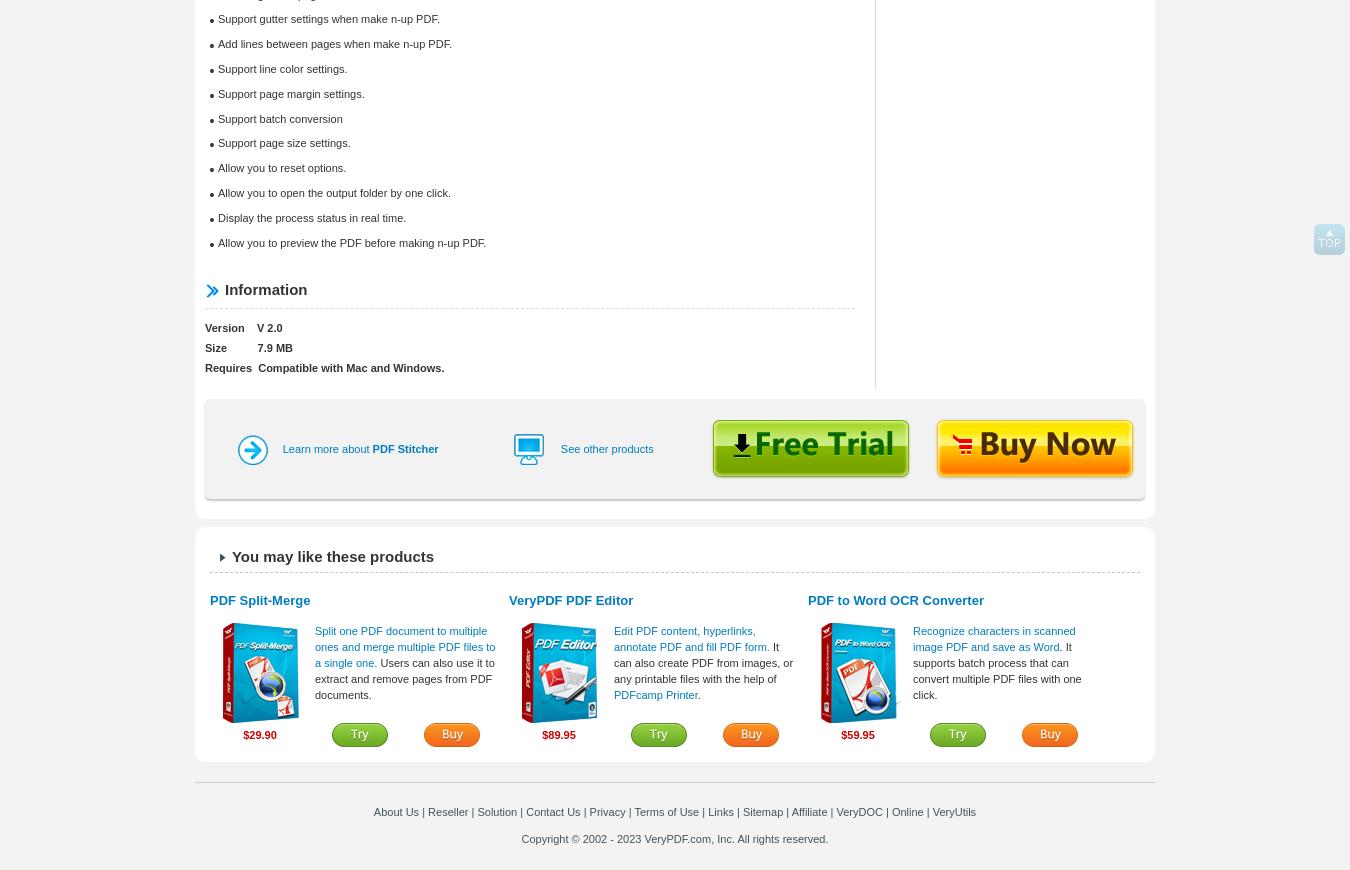 The image size is (1350, 870). Describe the element at coordinates (286, 142) in the screenshot. I see `'Support page size settings.'` at that location.